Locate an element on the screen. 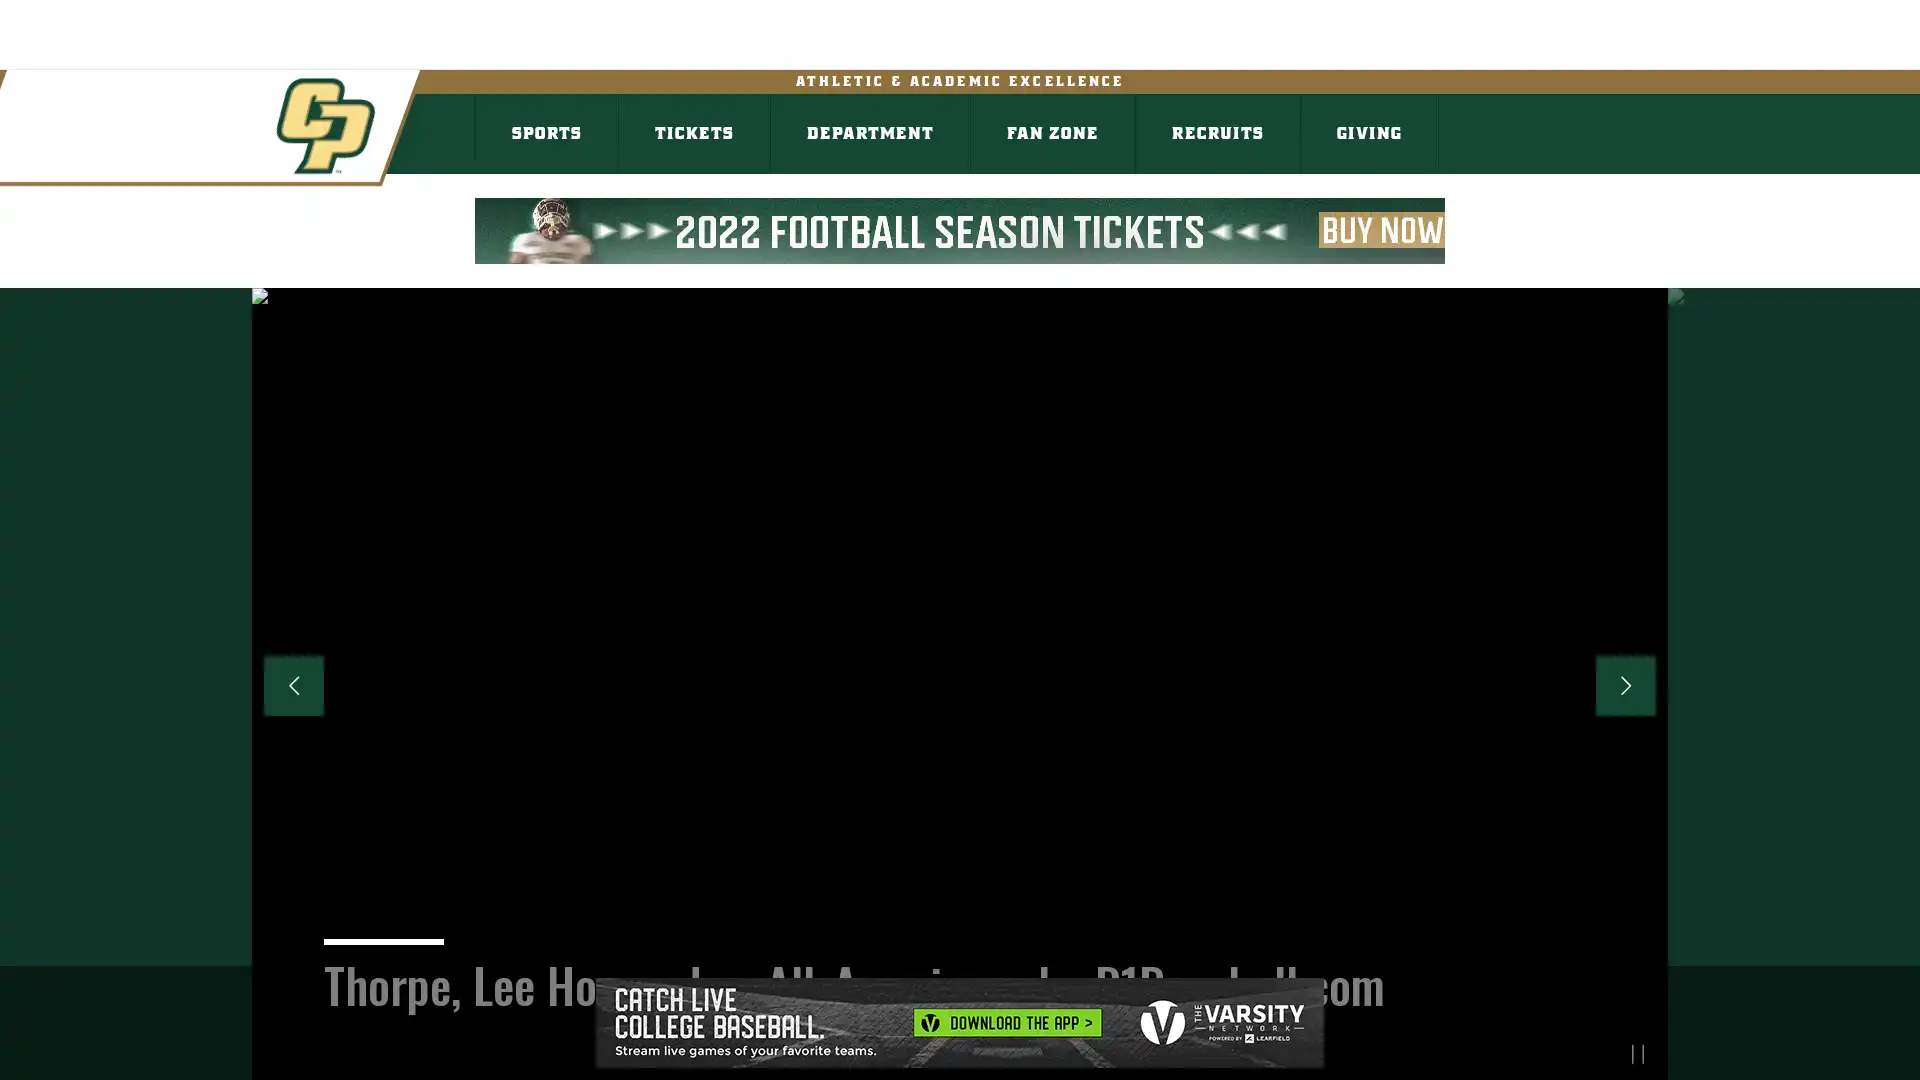  Navigate to slide 2 is located at coordinates (905, 1052).